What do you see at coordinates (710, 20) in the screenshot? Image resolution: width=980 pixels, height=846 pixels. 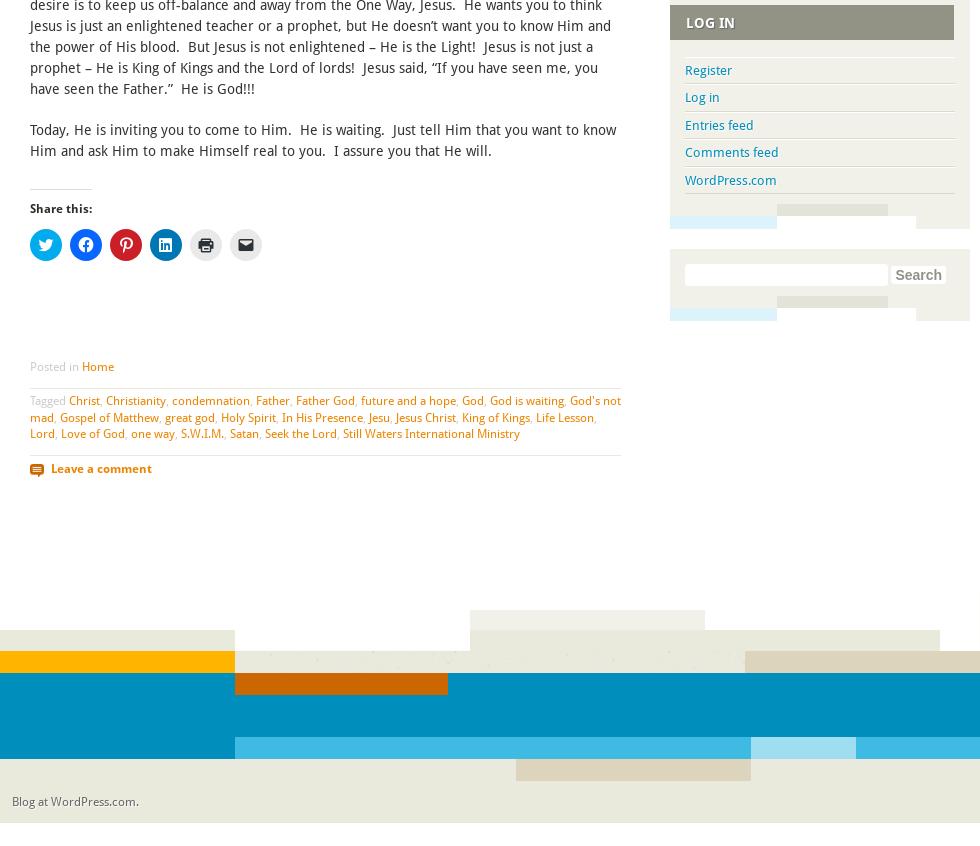 I see `'Log In'` at bounding box center [710, 20].